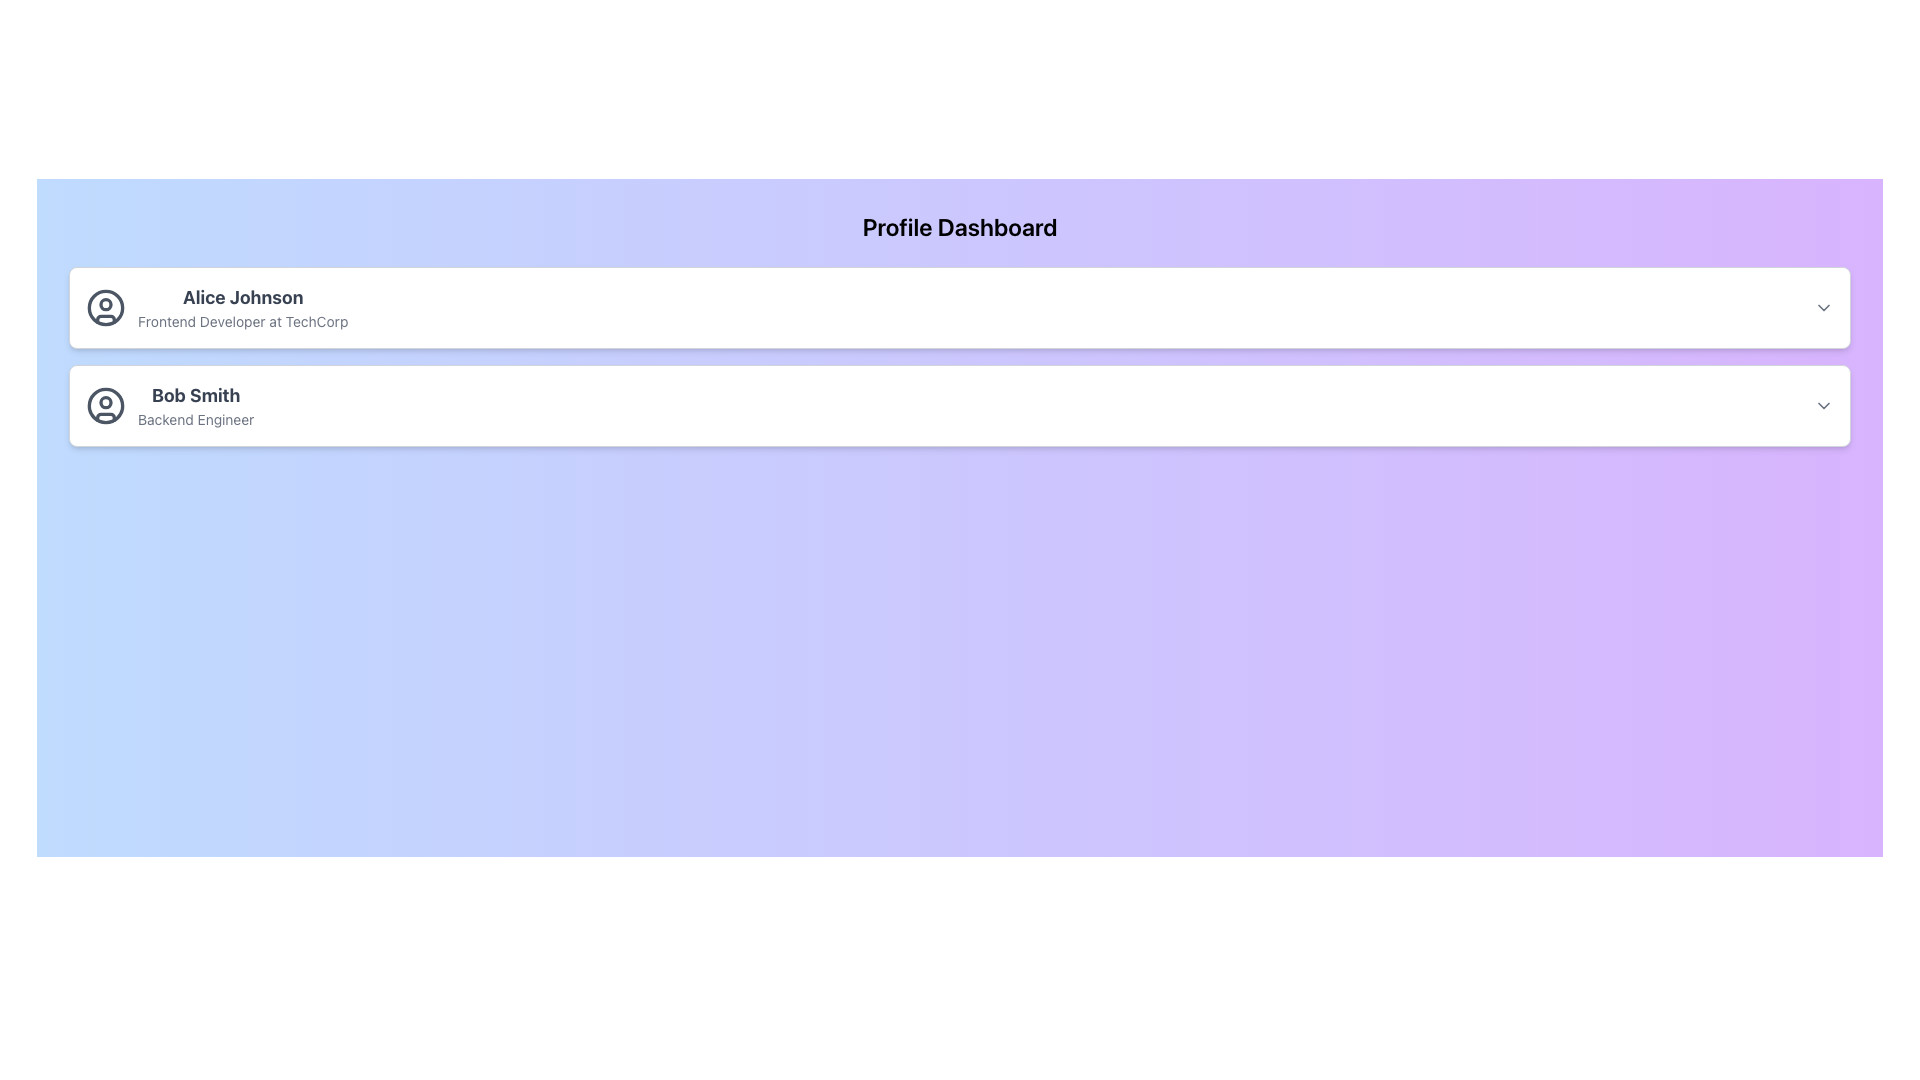  I want to click on the user profile icon located to the left of the text 'Alice Johnson Frontend Developer at TechCorp', so click(104, 308).